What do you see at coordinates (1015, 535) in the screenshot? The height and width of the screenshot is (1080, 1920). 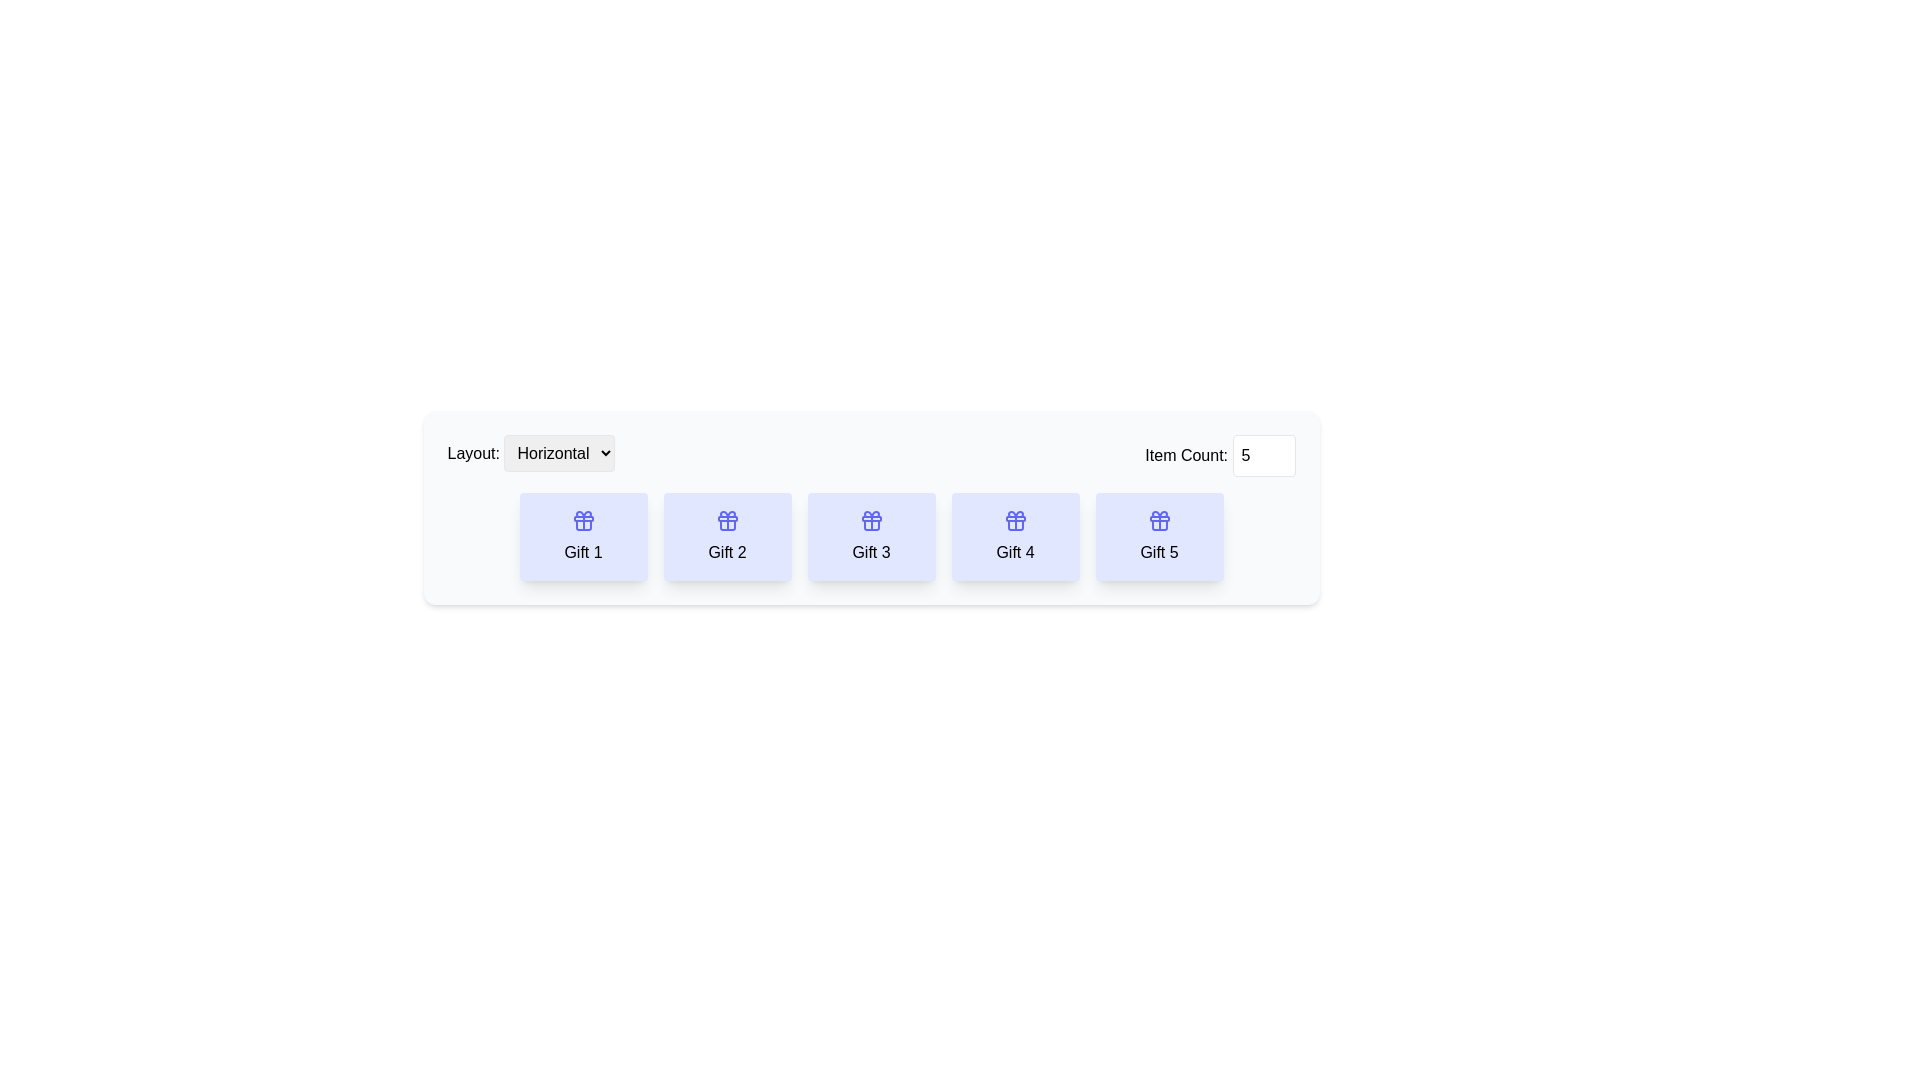 I see `the light purple card labeled 'Gift 4' with a blue gift icon` at bounding box center [1015, 535].